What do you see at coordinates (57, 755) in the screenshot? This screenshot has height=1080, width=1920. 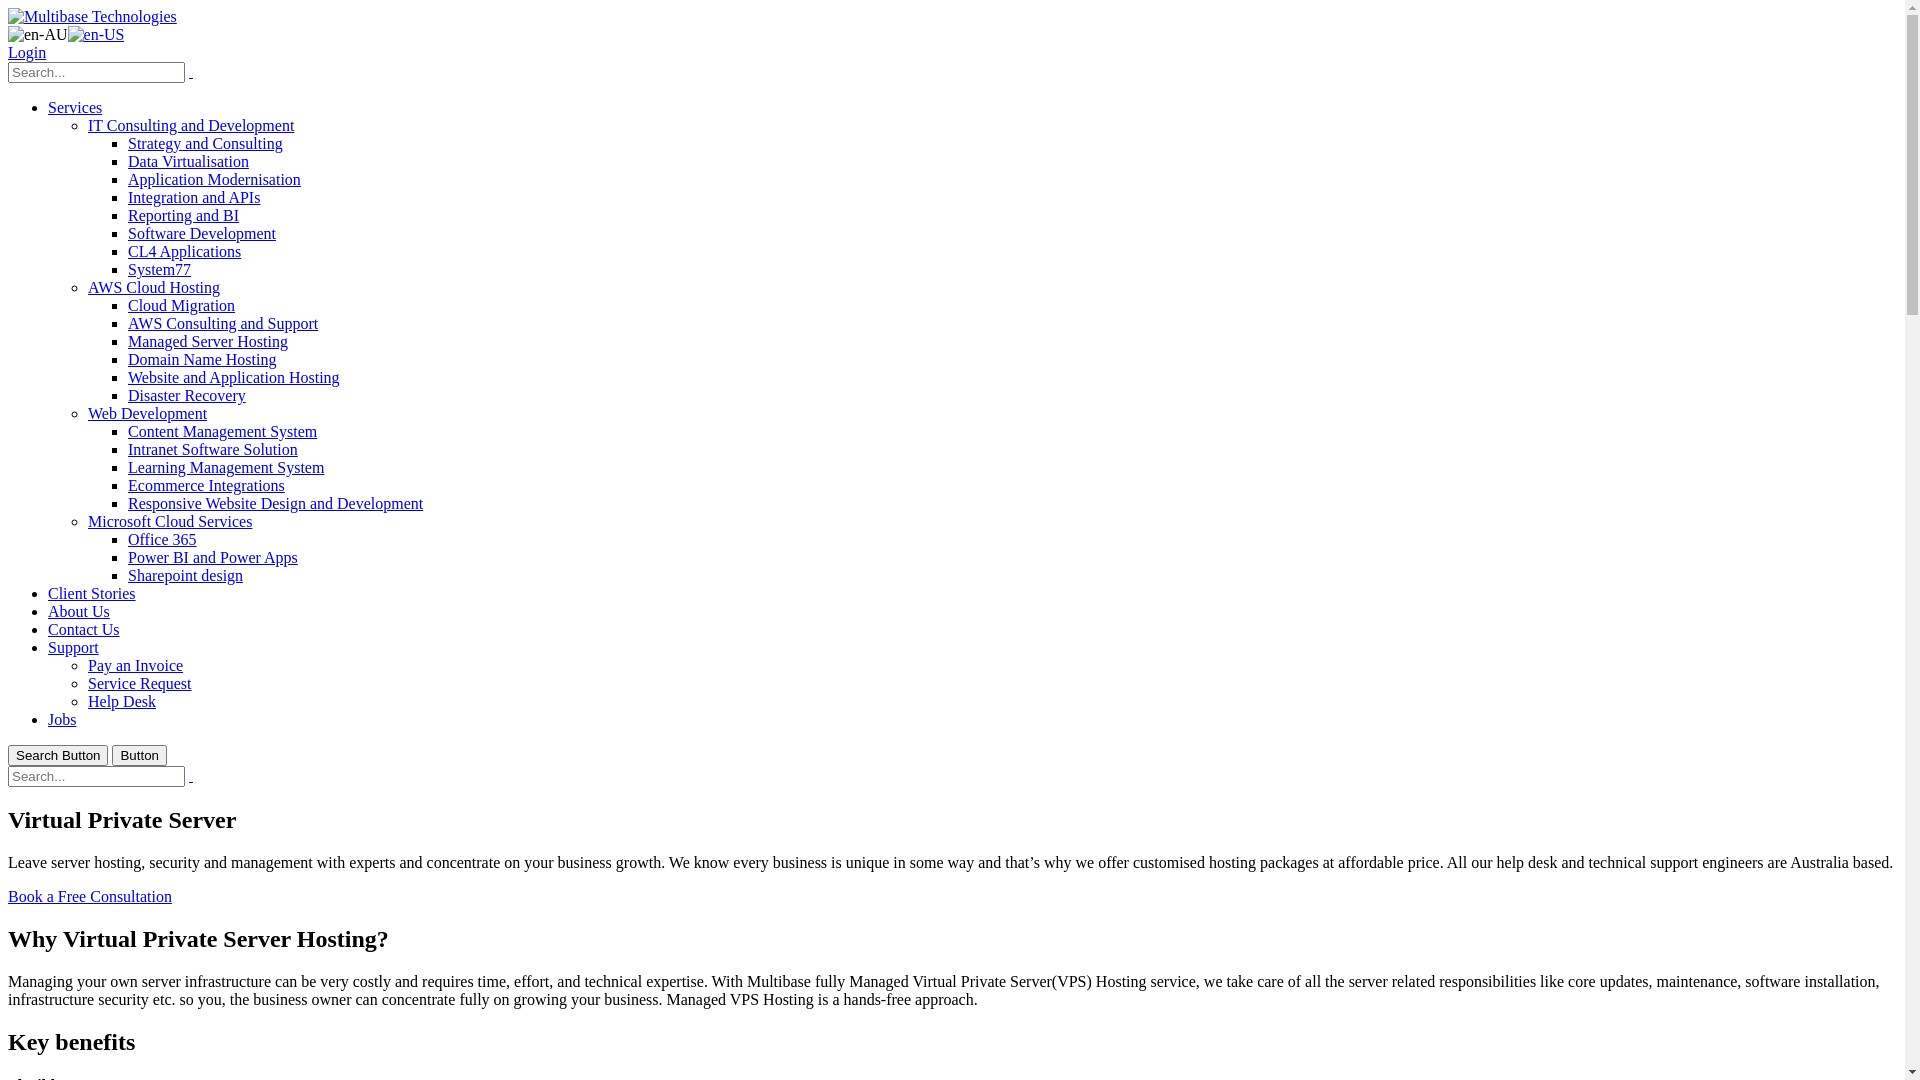 I see `'Search Button'` at bounding box center [57, 755].